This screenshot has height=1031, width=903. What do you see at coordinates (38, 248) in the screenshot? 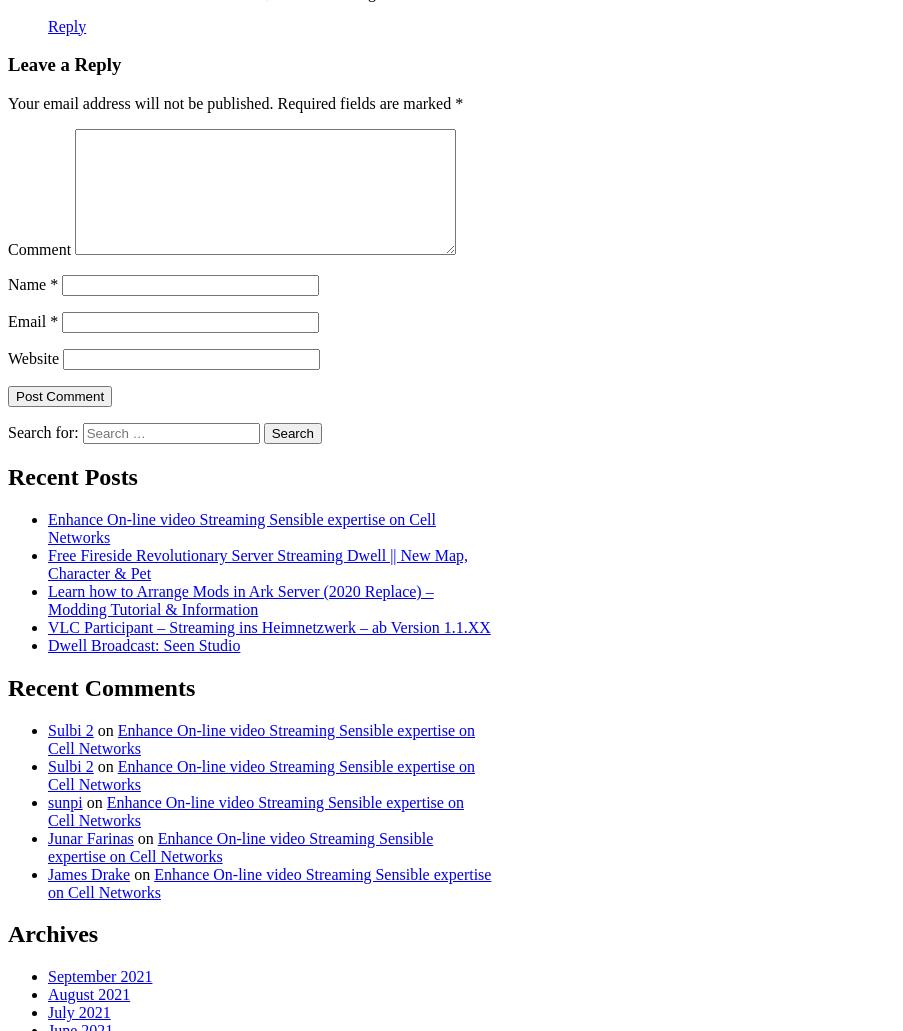
I see `'Comment'` at bounding box center [38, 248].